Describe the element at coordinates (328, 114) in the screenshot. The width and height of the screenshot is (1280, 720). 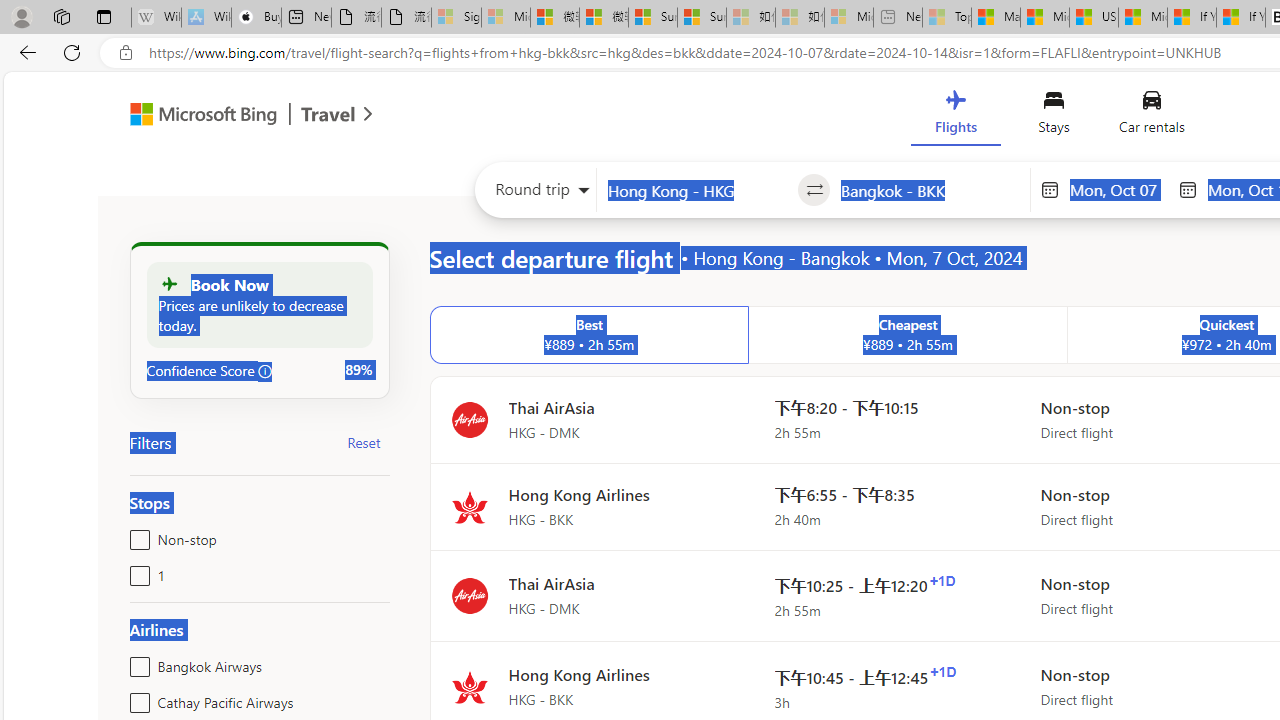
I see `'Class: msft-travel-logo'` at that location.